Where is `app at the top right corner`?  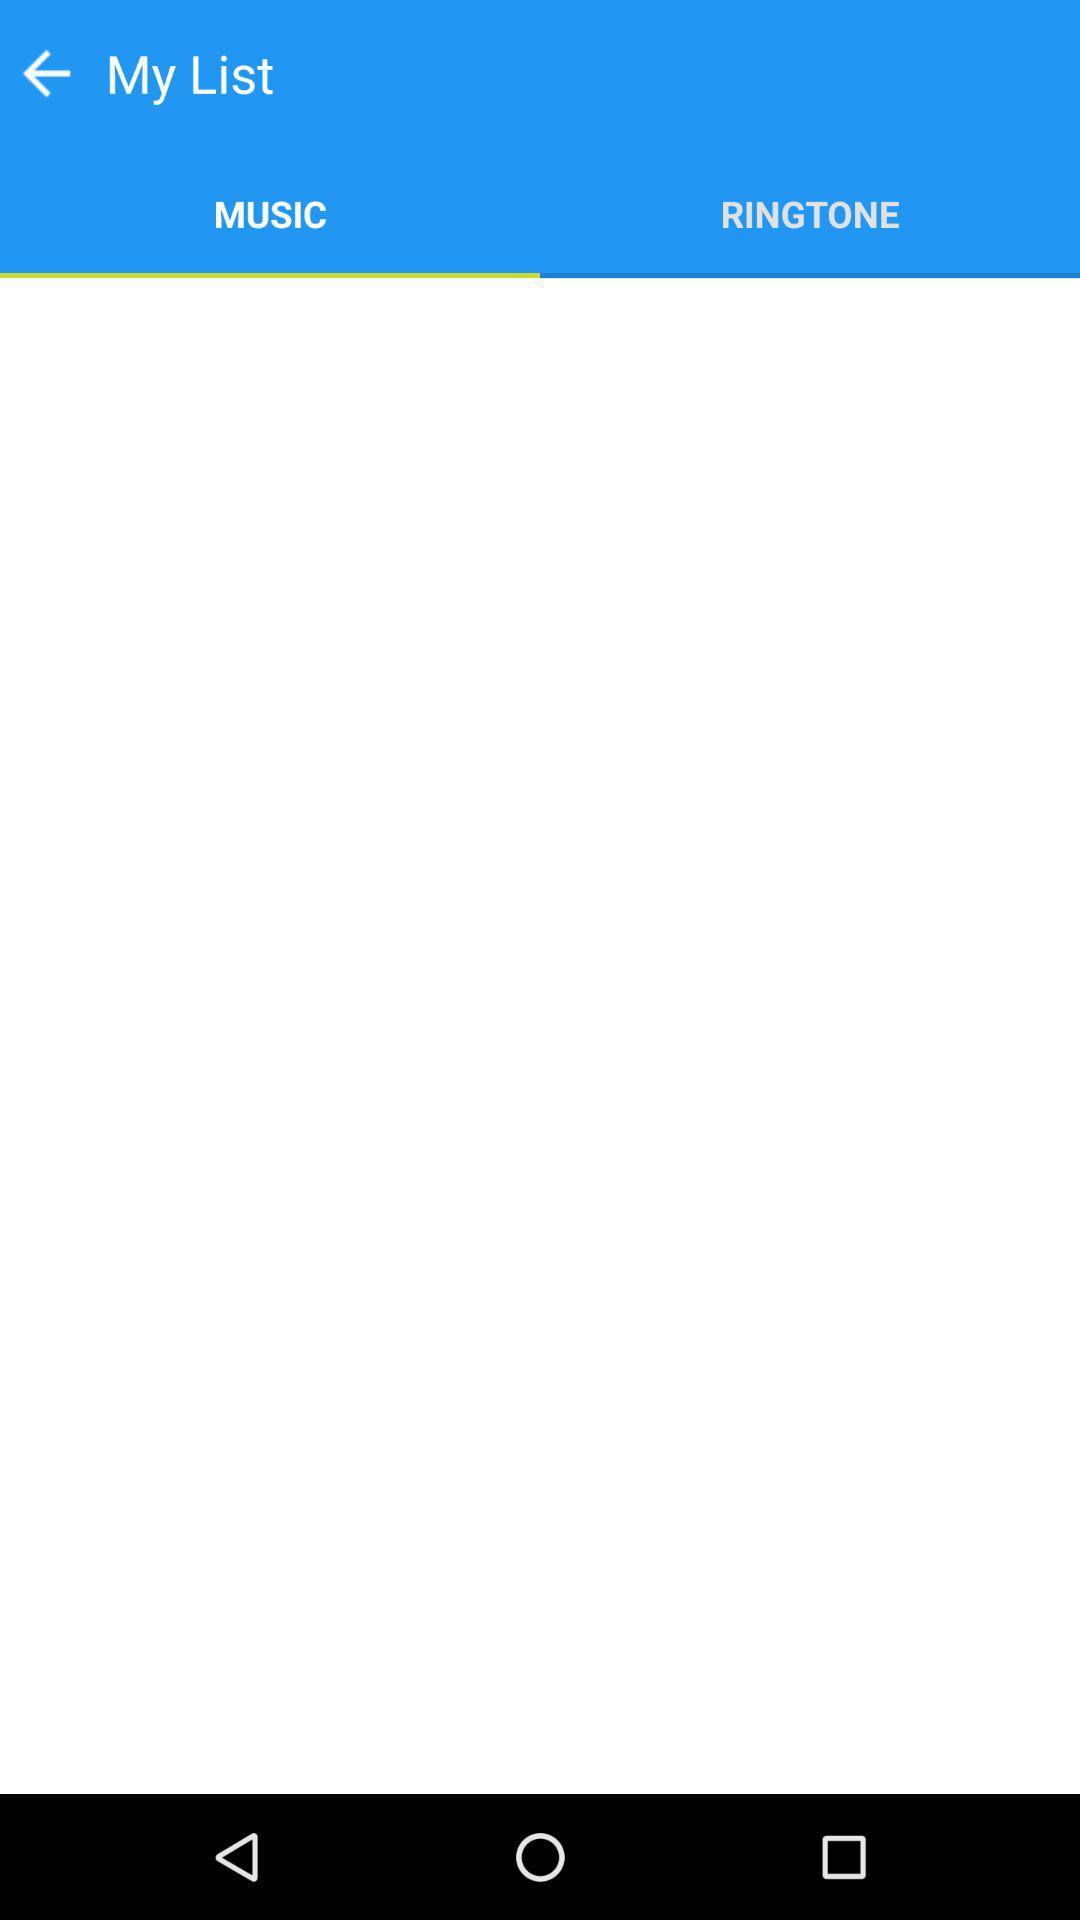
app at the top right corner is located at coordinates (810, 212).